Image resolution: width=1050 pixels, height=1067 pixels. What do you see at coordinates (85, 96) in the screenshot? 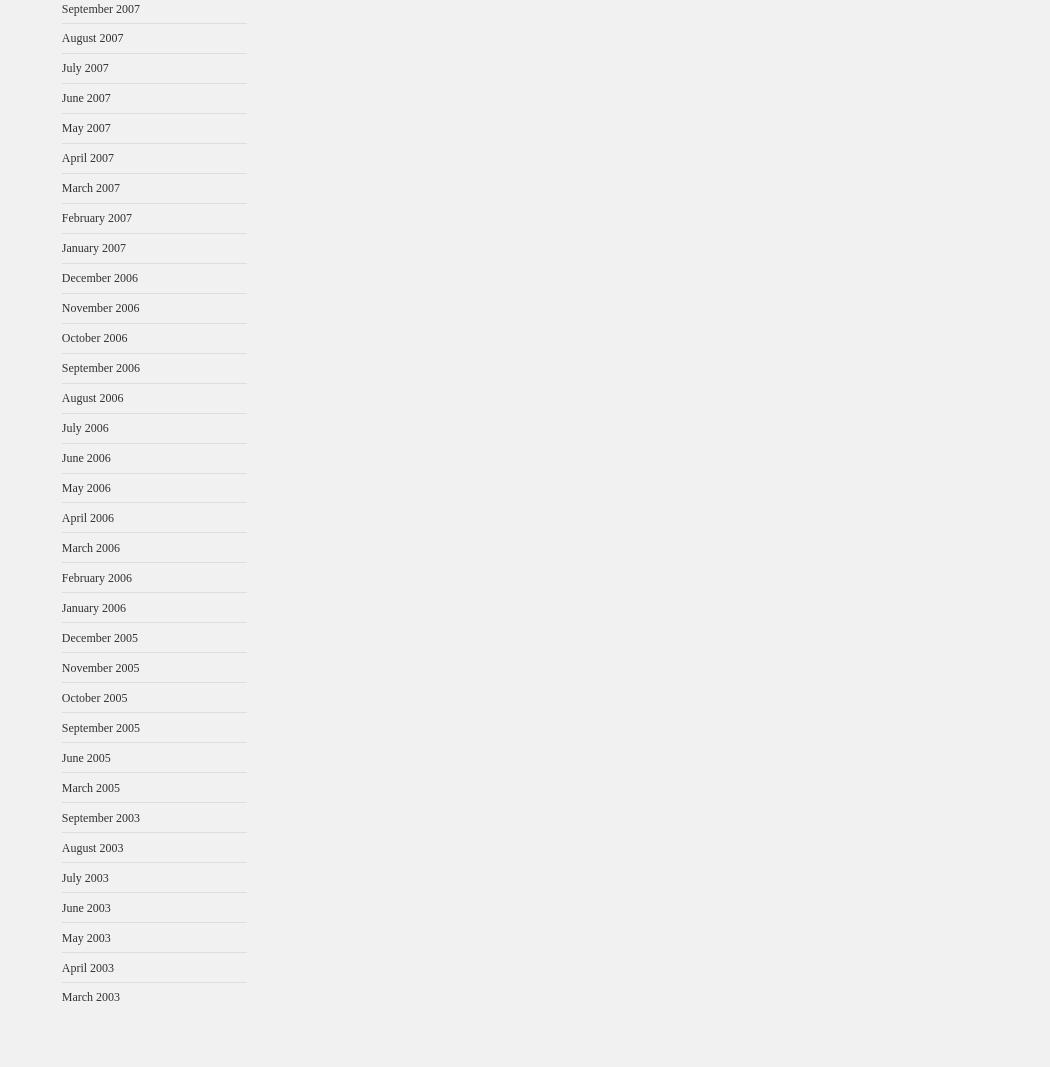
I see `'June 2007'` at bounding box center [85, 96].